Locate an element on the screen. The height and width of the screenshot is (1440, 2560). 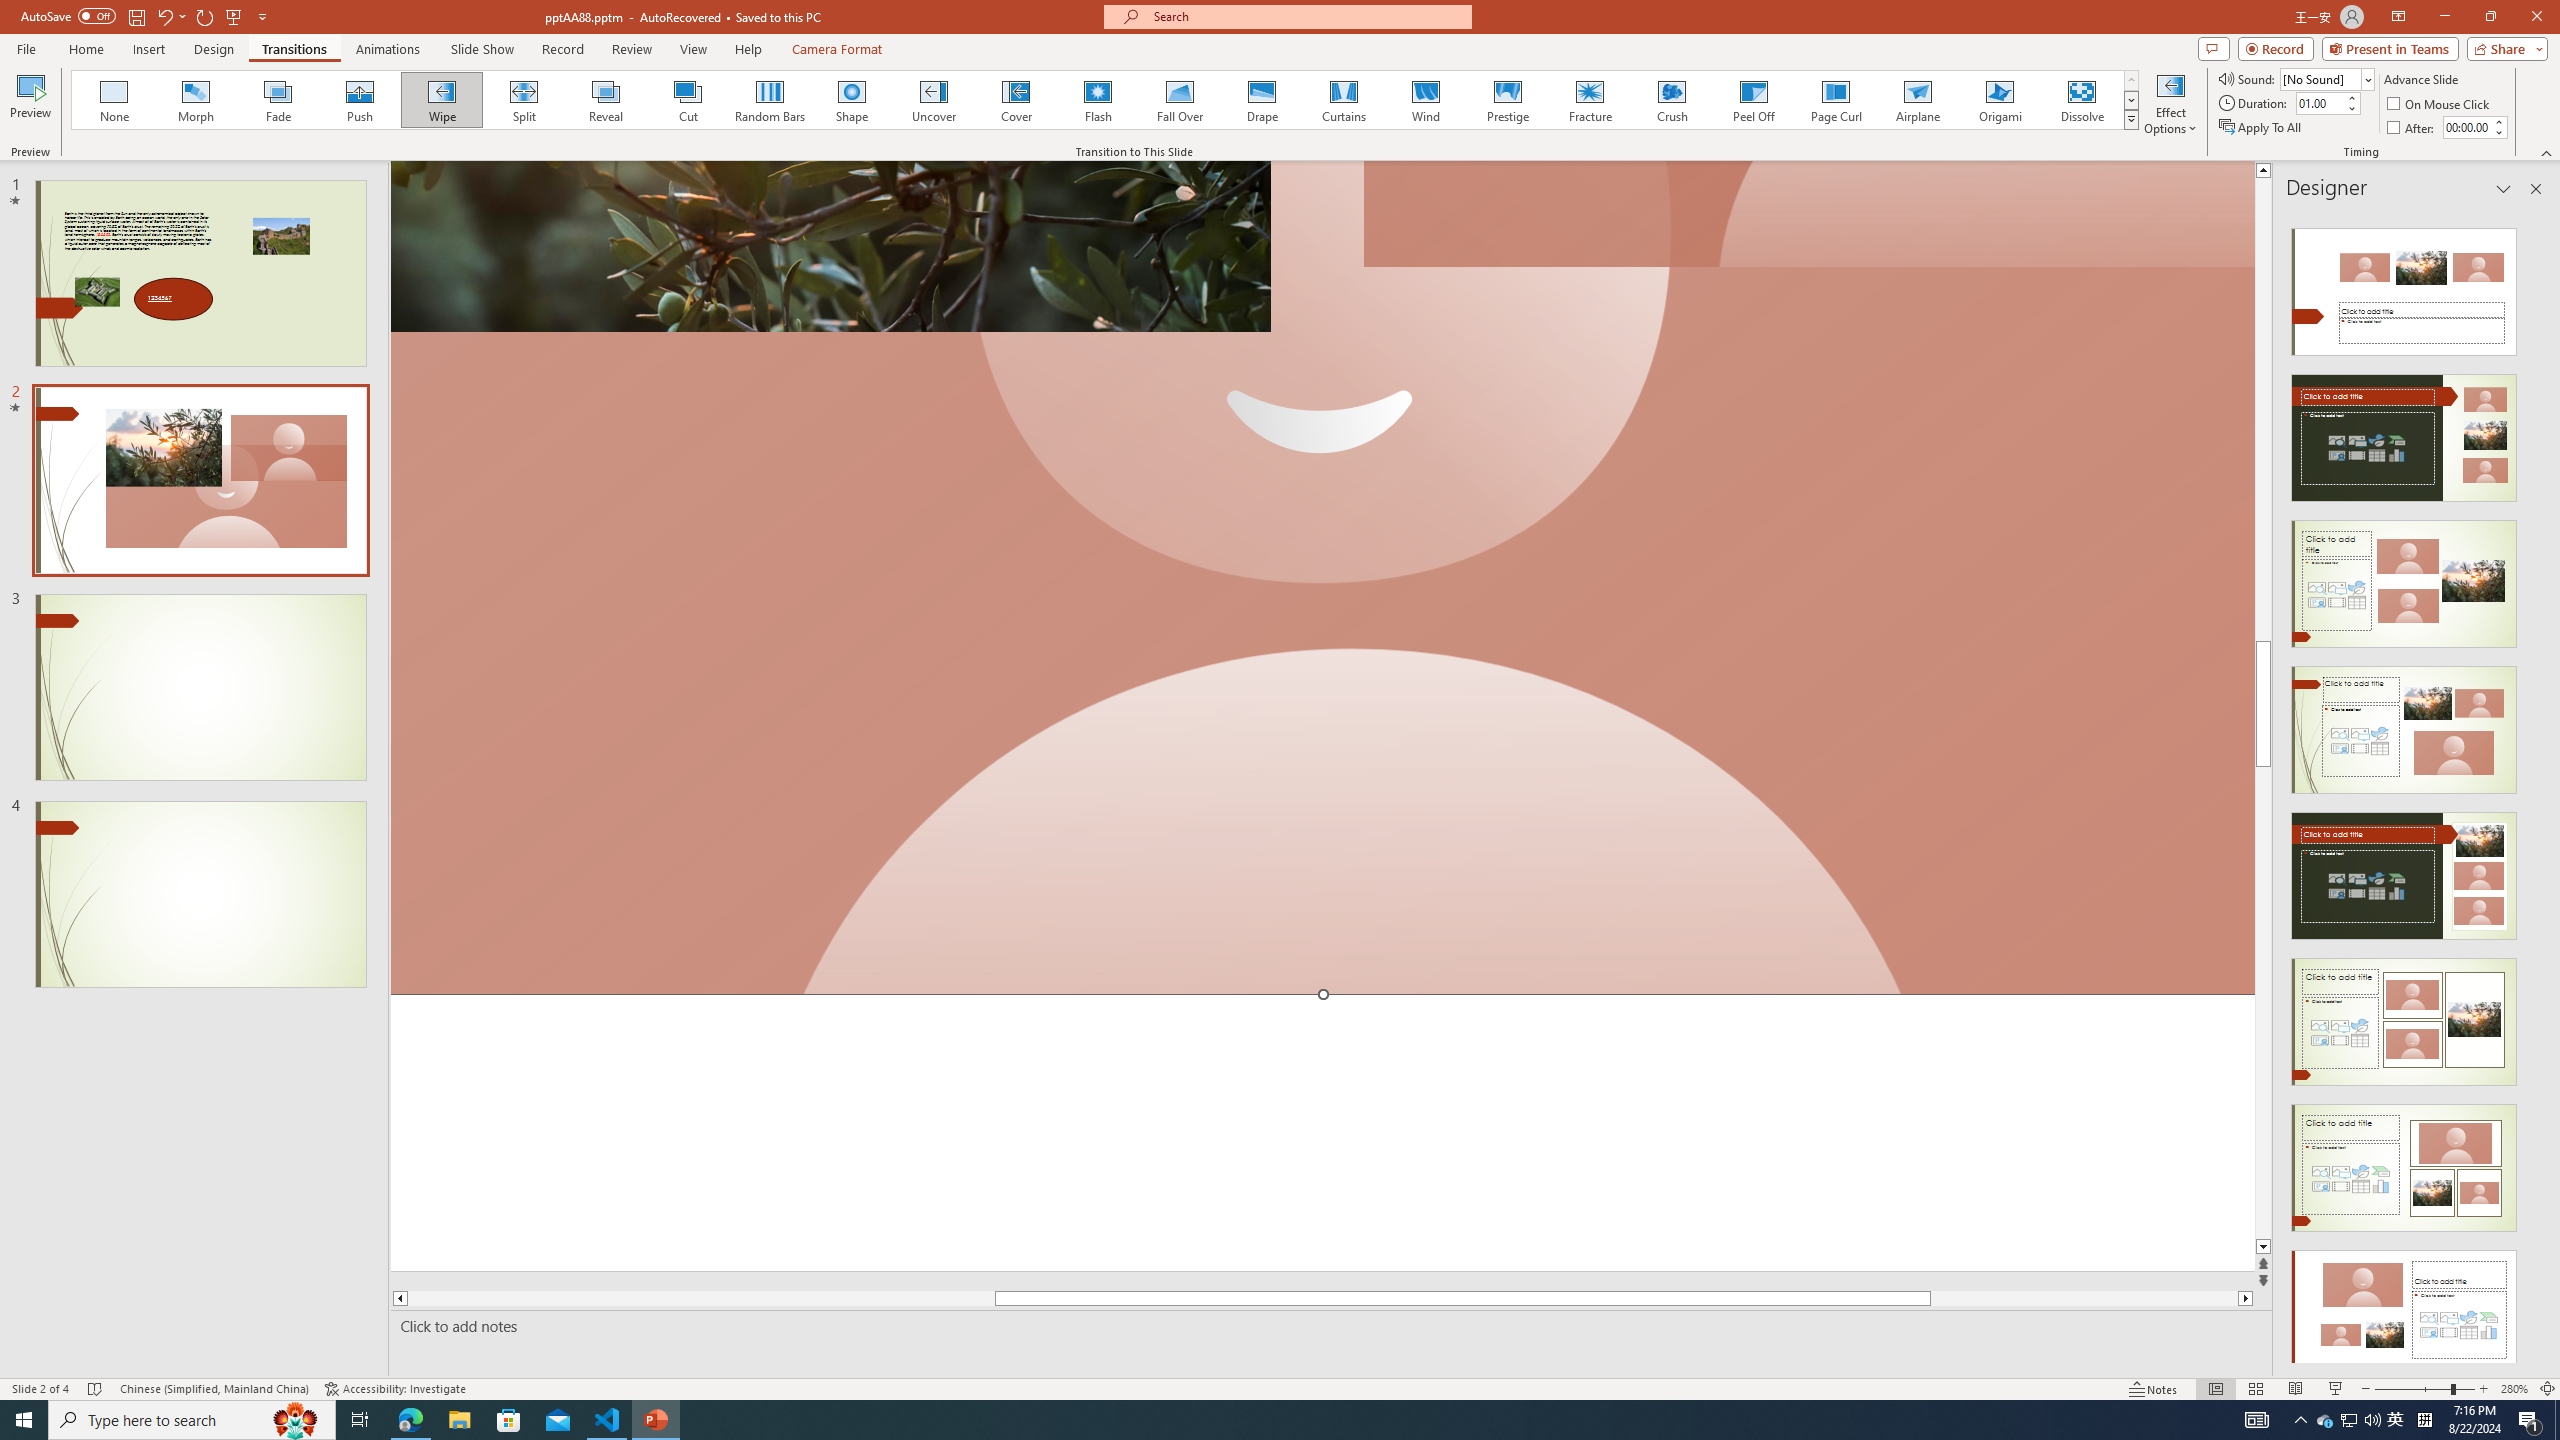
'Class: NetUIImage' is located at coordinates (2131, 119).